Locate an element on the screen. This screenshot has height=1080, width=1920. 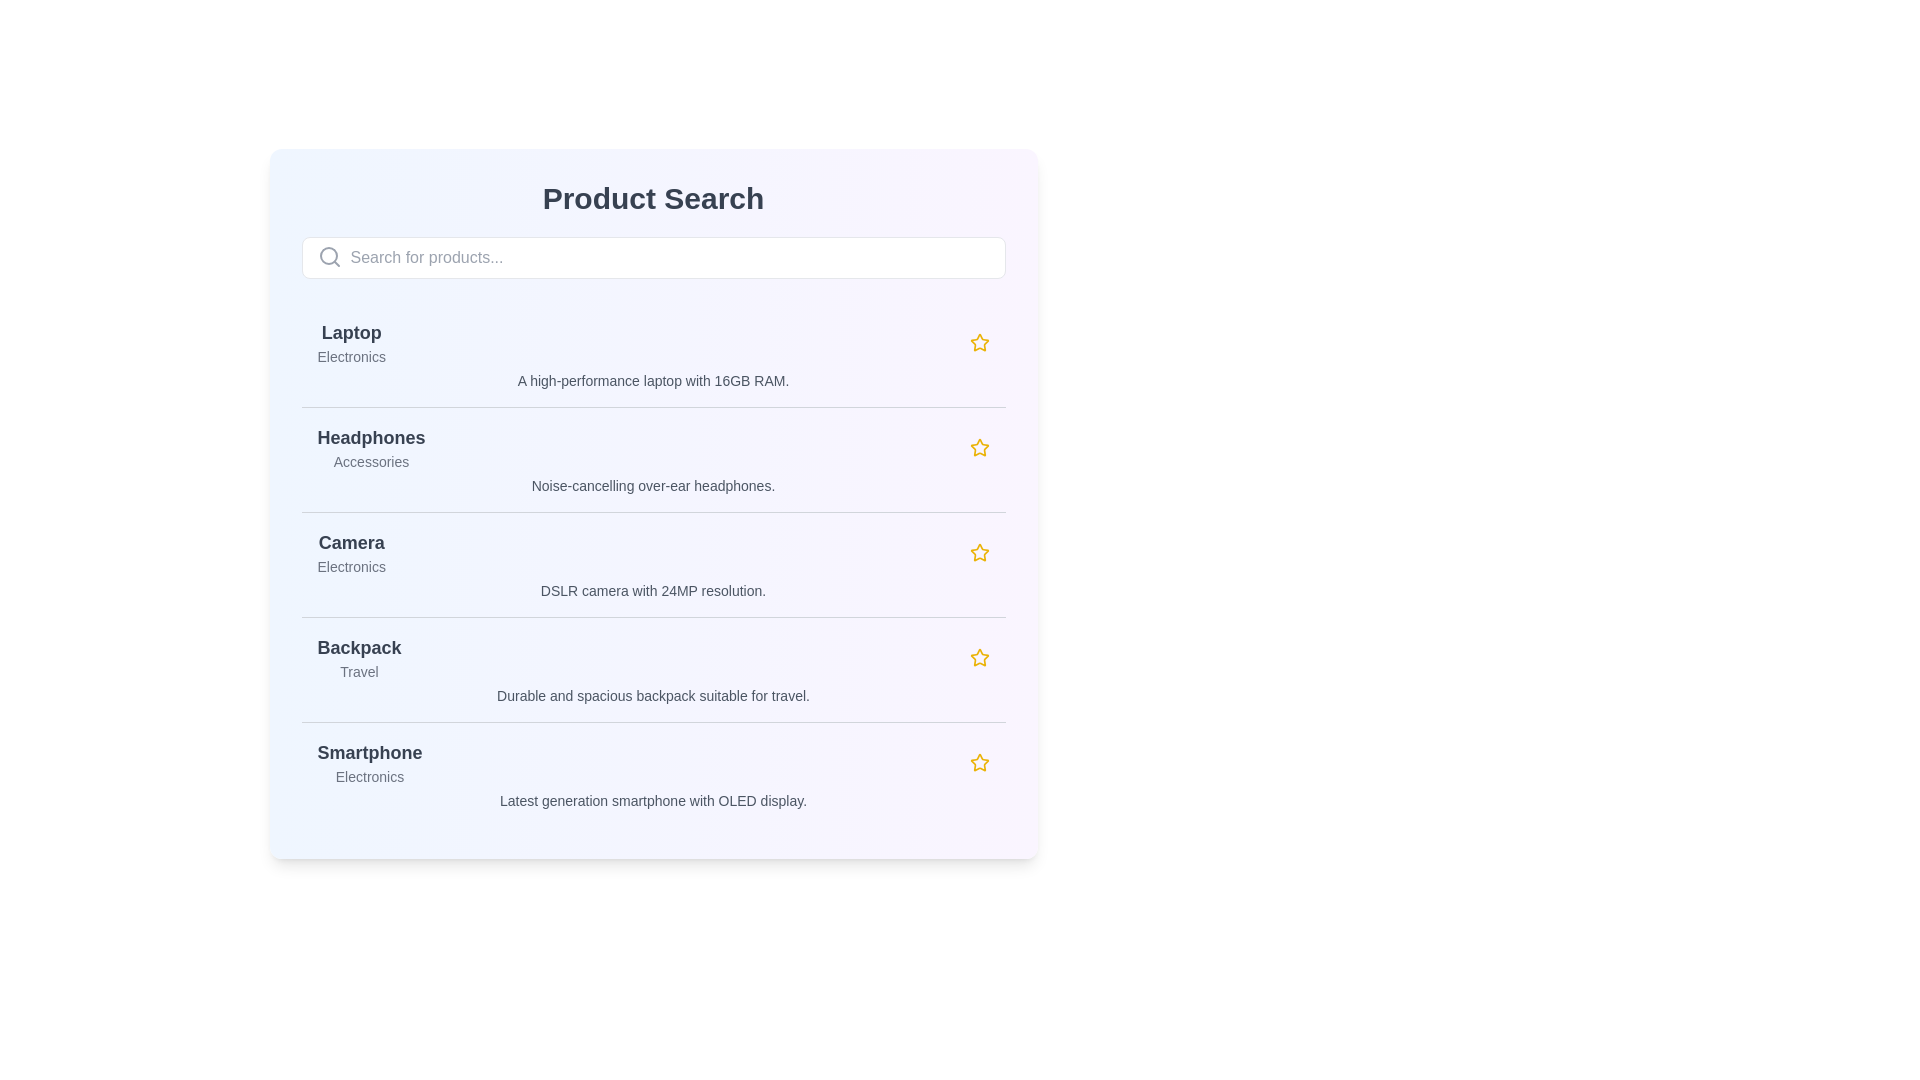
the 'Electronics' text label, which is a small-sized gray font positioned directly beneath the 'Camera' text in a list item group is located at coordinates (351, 567).